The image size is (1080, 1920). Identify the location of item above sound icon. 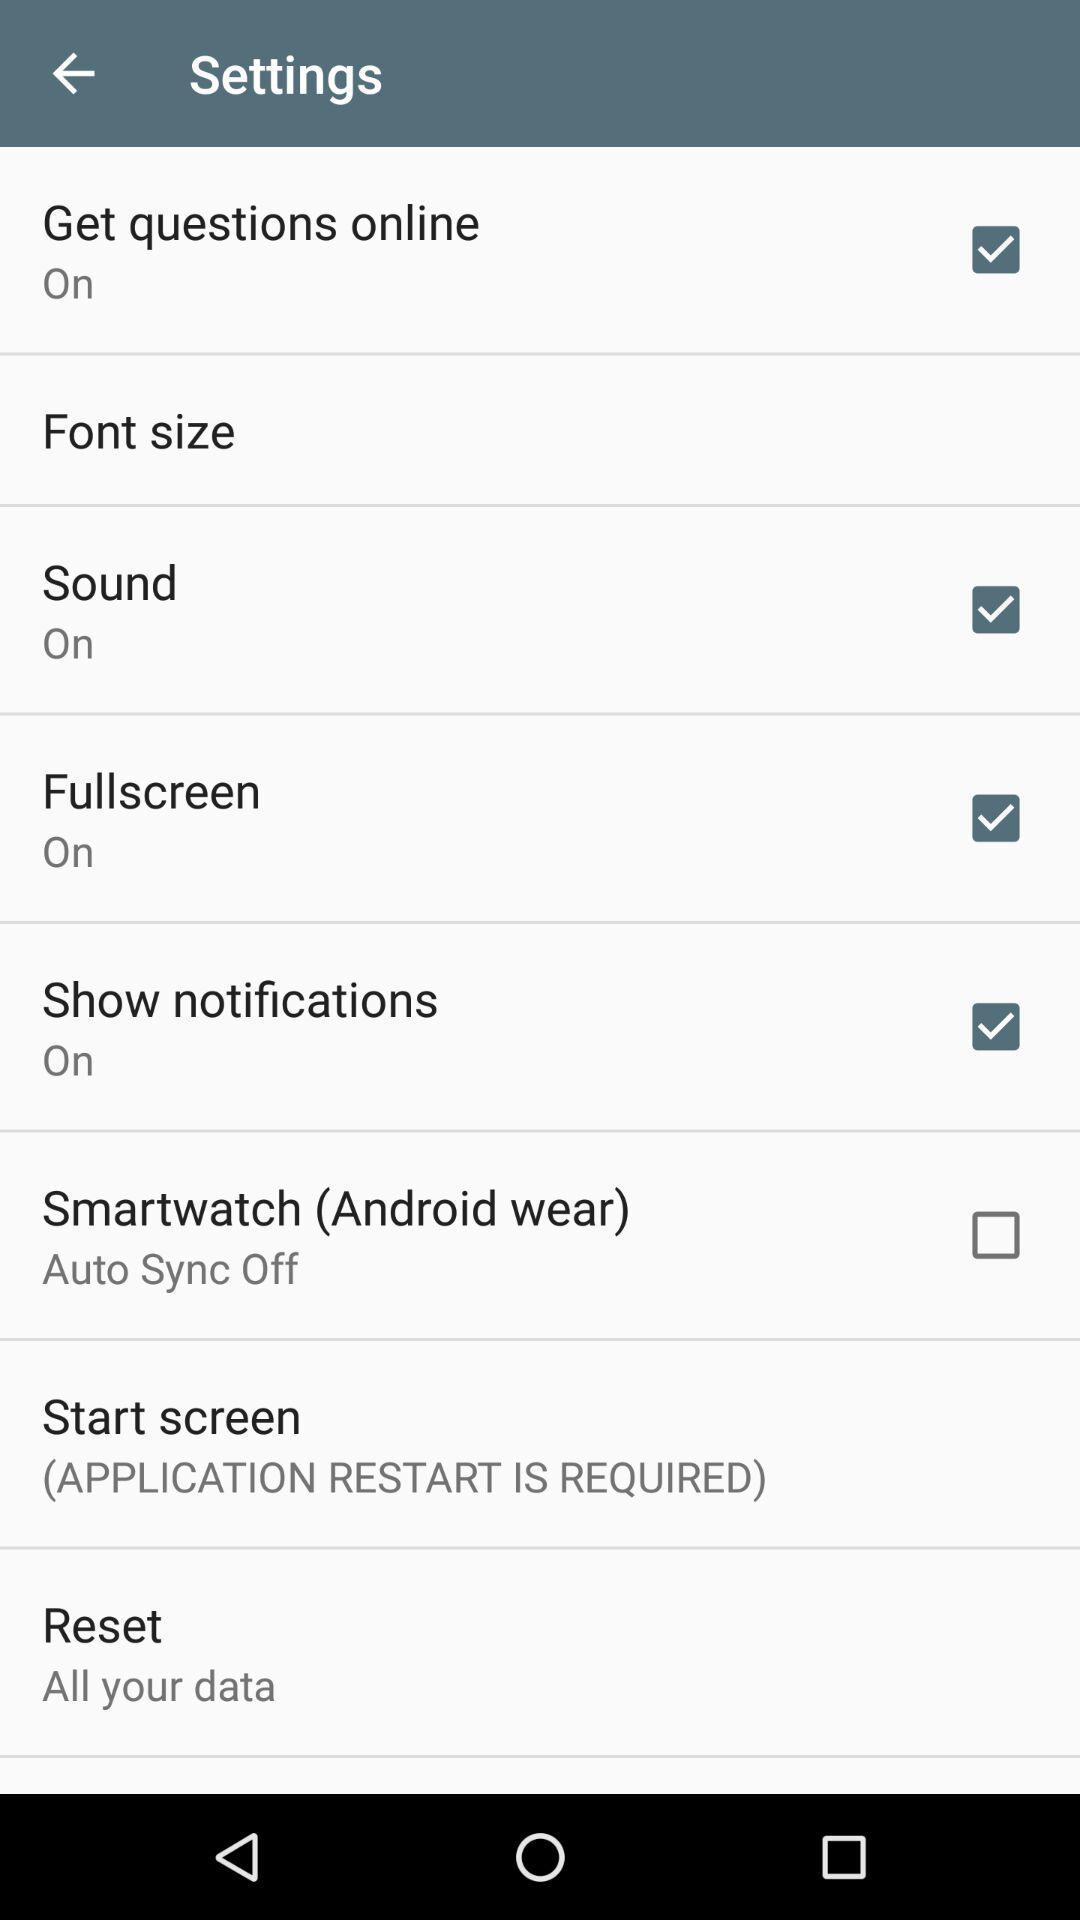
(137, 428).